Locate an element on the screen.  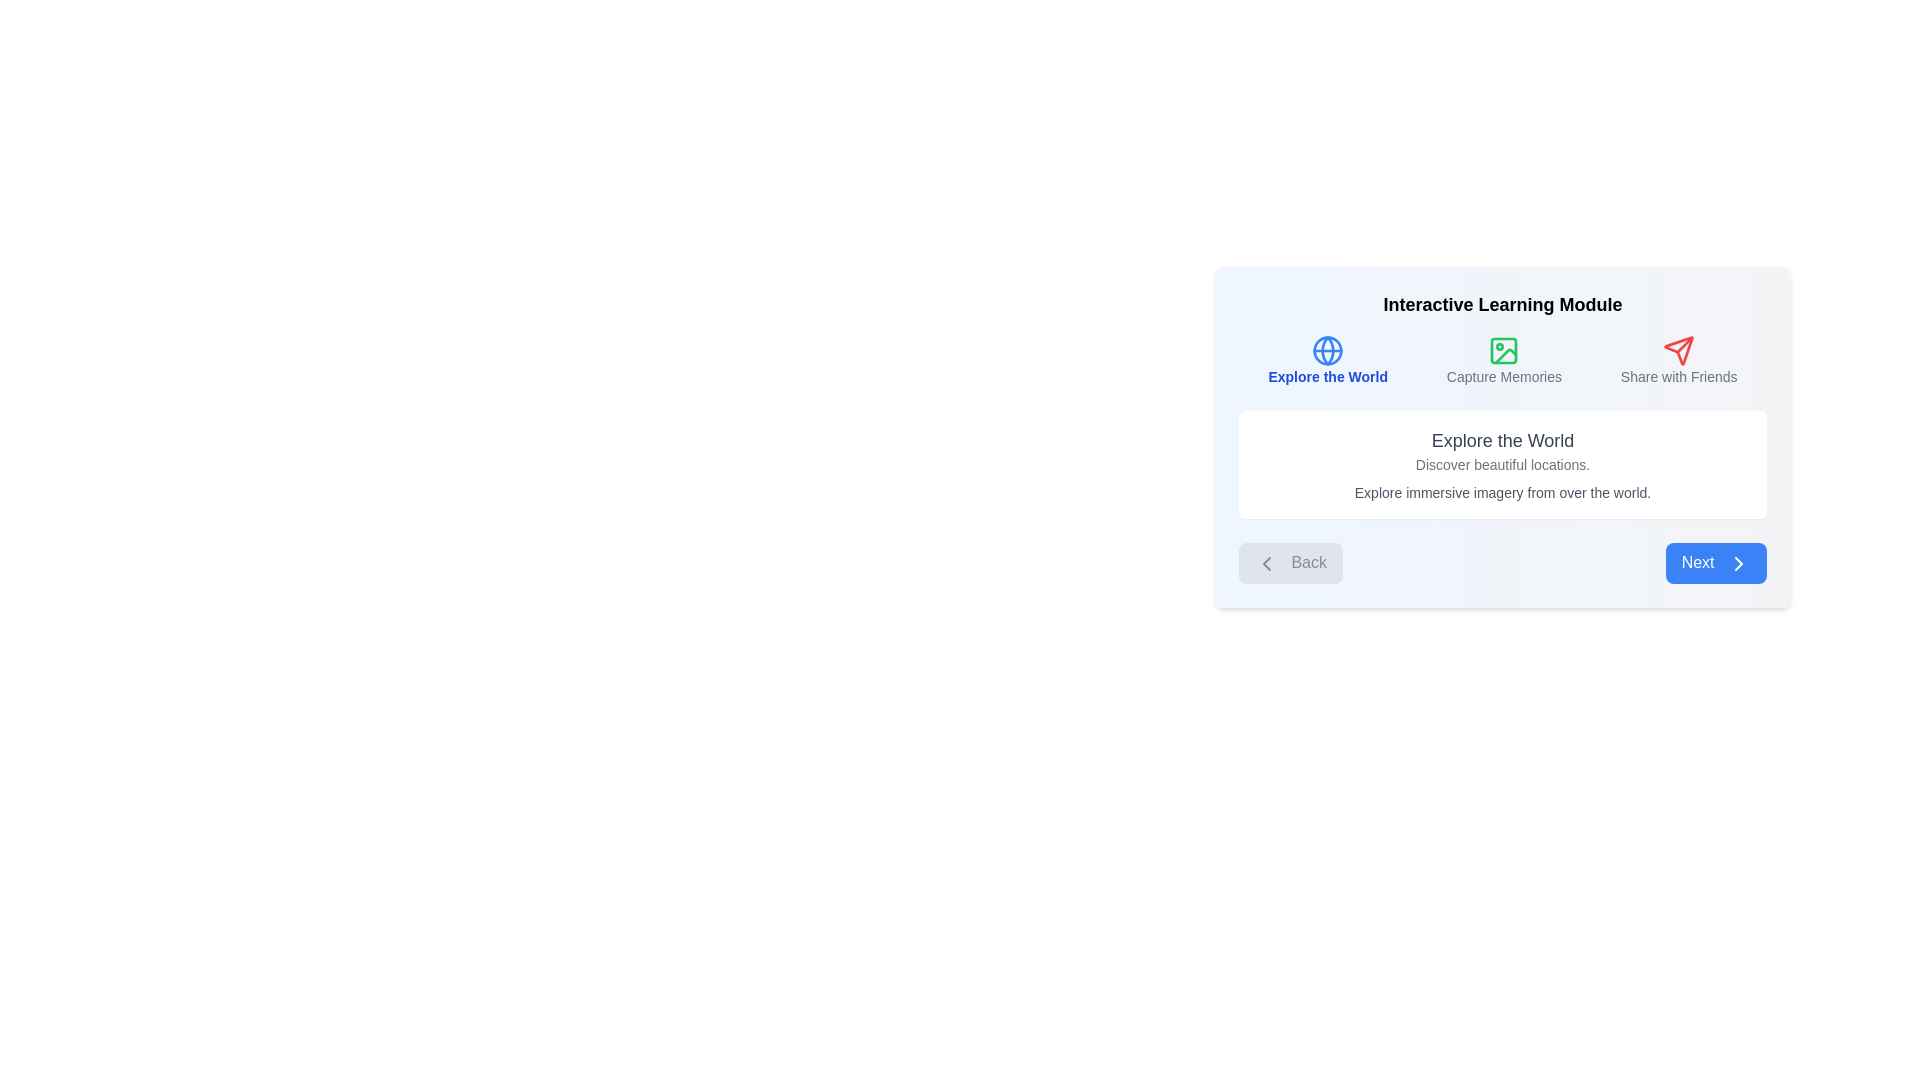
the left-pointing chevron icon which is styled with a thin, rounded line and located inside the rectangular button labeled 'Back', indicating a back navigation action is located at coordinates (1266, 563).